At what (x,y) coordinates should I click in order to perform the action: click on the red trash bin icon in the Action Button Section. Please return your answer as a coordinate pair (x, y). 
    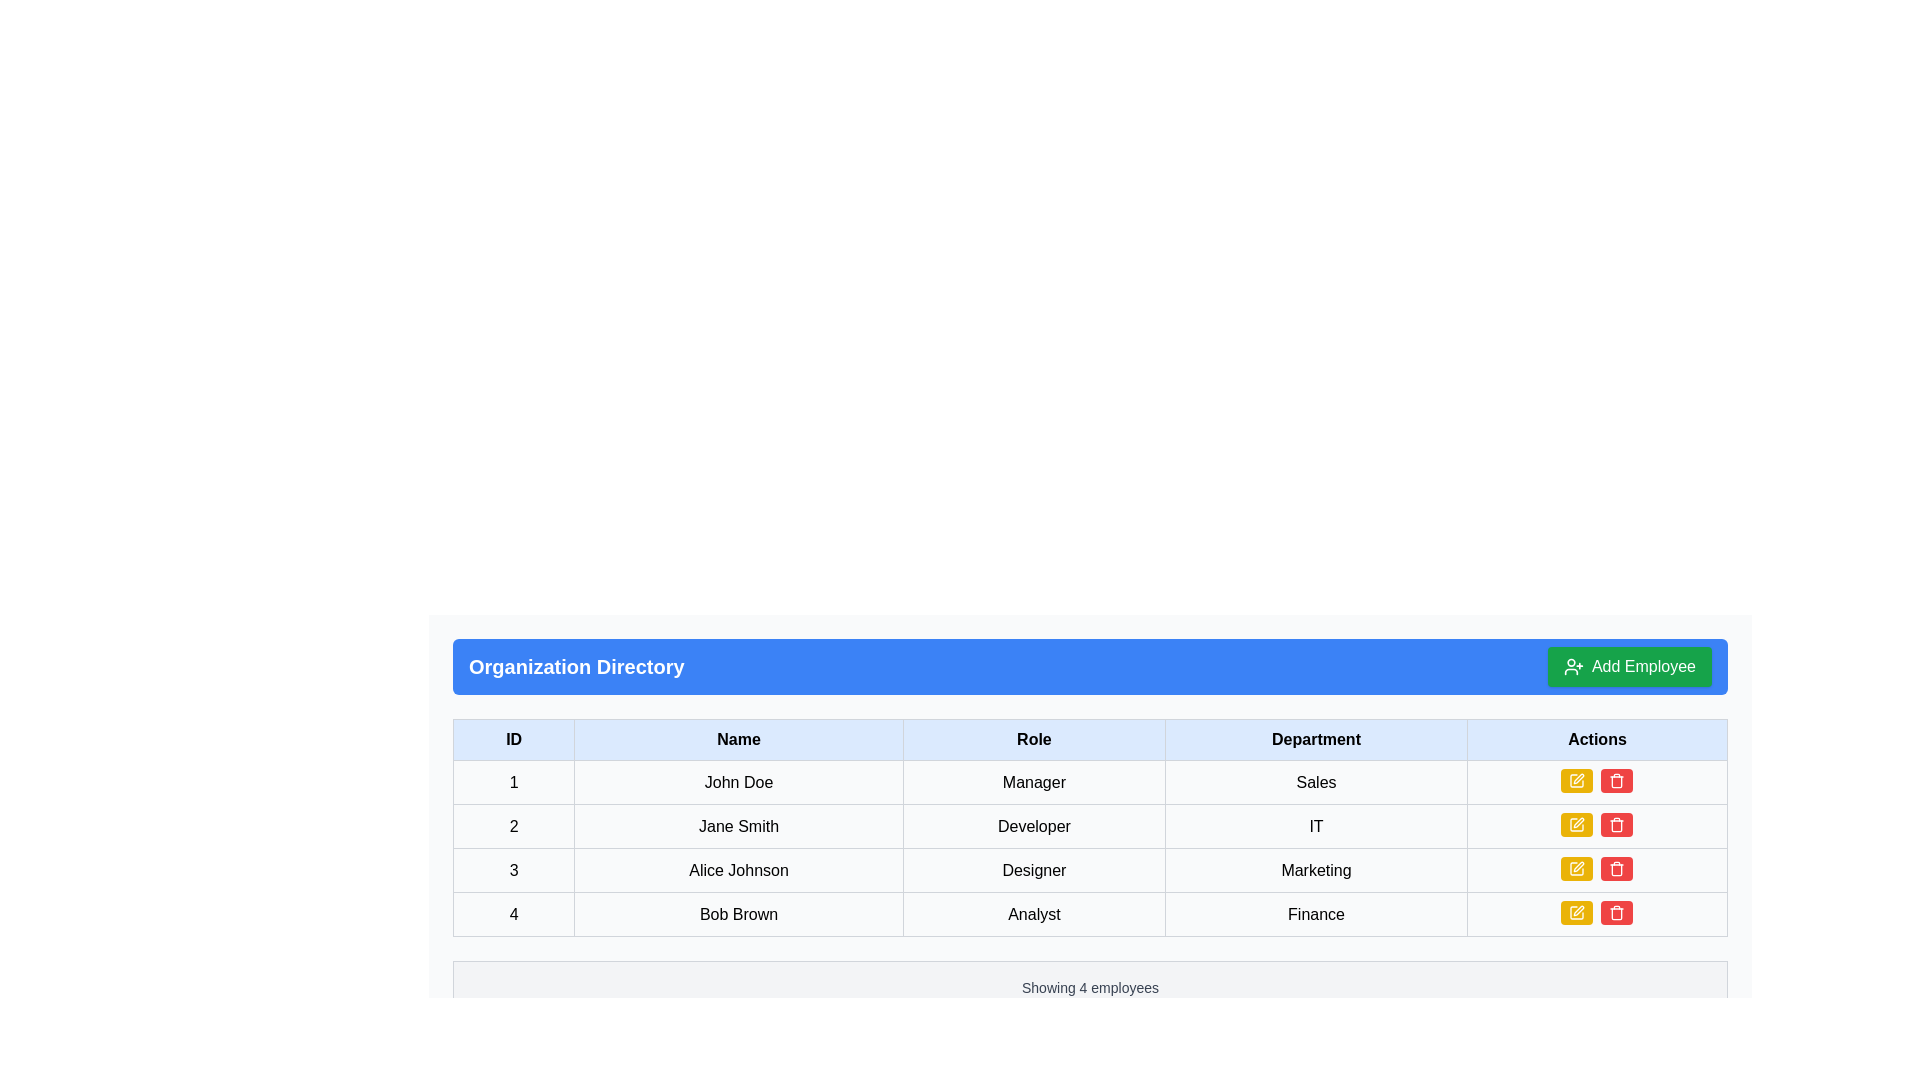
    Looking at the image, I should click on (1596, 914).